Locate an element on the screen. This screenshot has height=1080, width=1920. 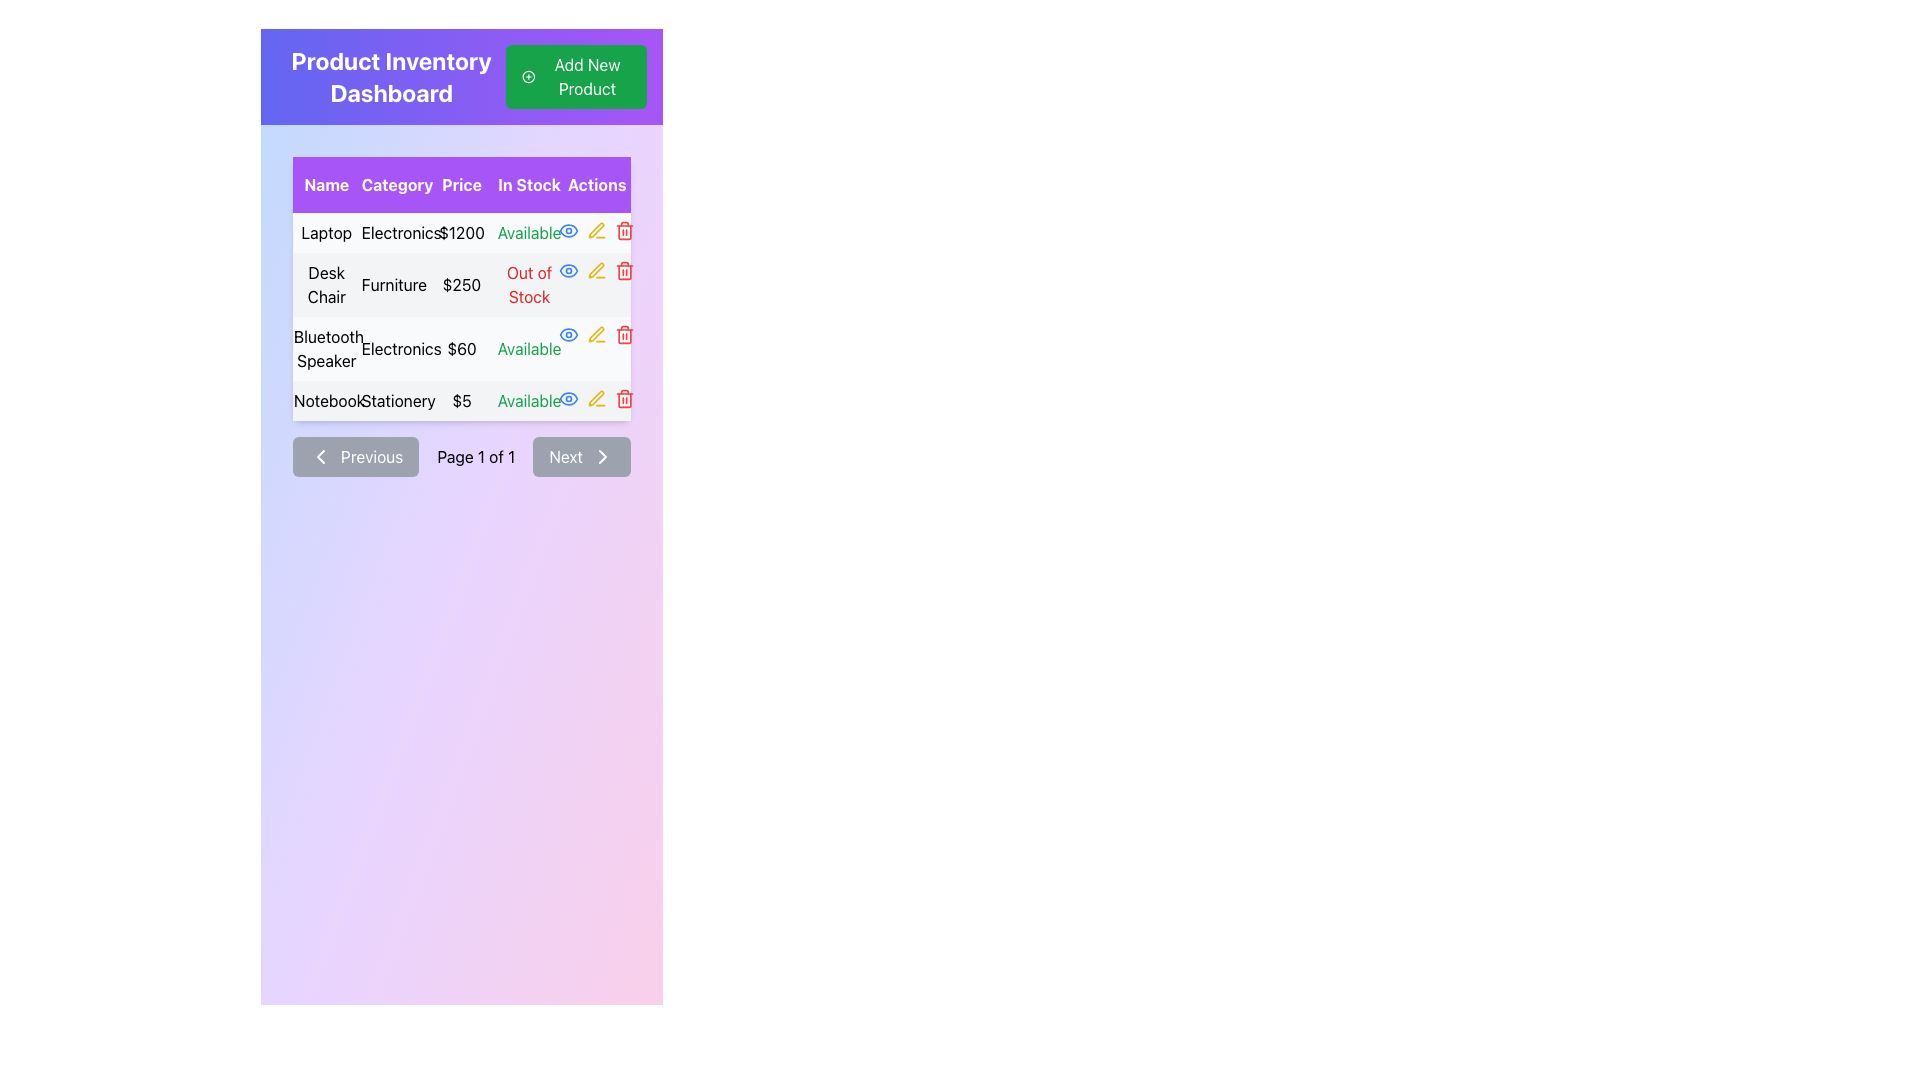
the yellow pen icon in the third row of the 'Actions' column of the table to initiate an edit action is located at coordinates (596, 334).